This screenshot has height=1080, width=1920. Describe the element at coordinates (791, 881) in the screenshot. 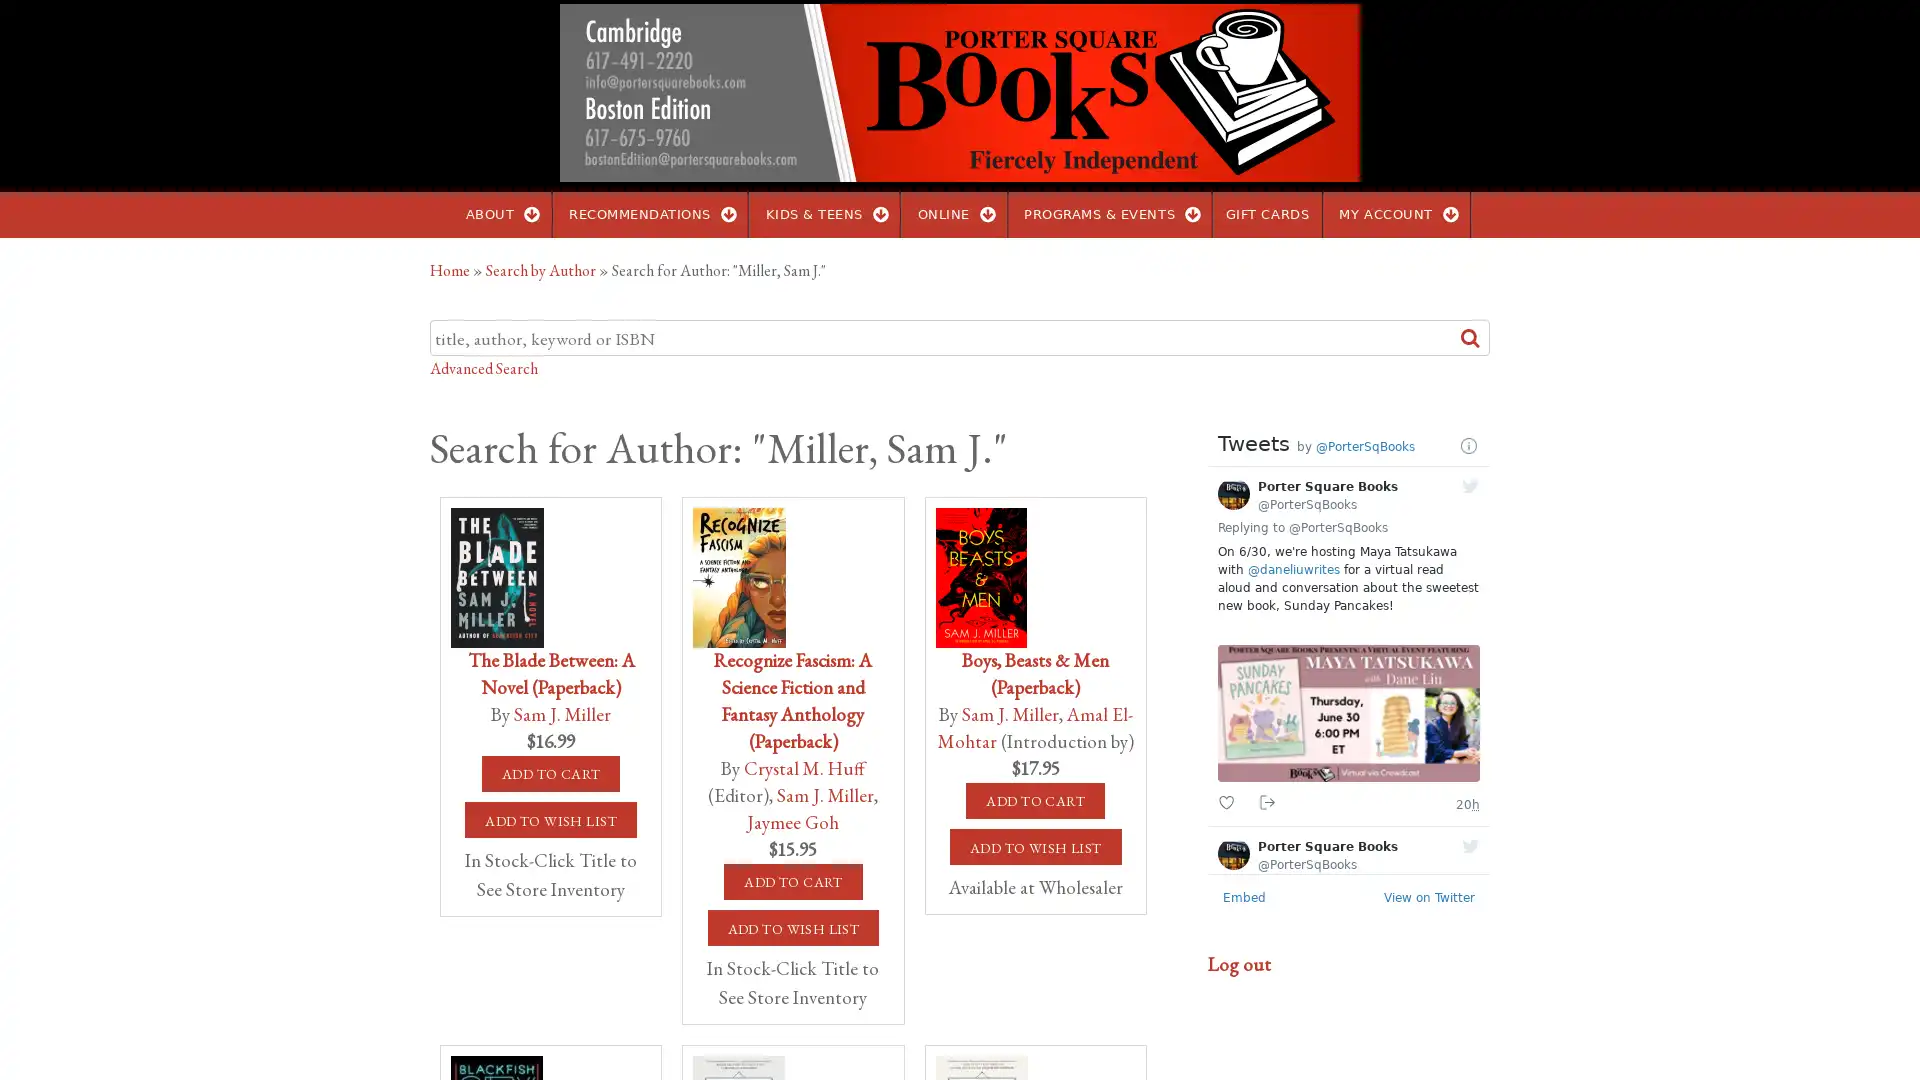

I see `Add to Cart` at that location.